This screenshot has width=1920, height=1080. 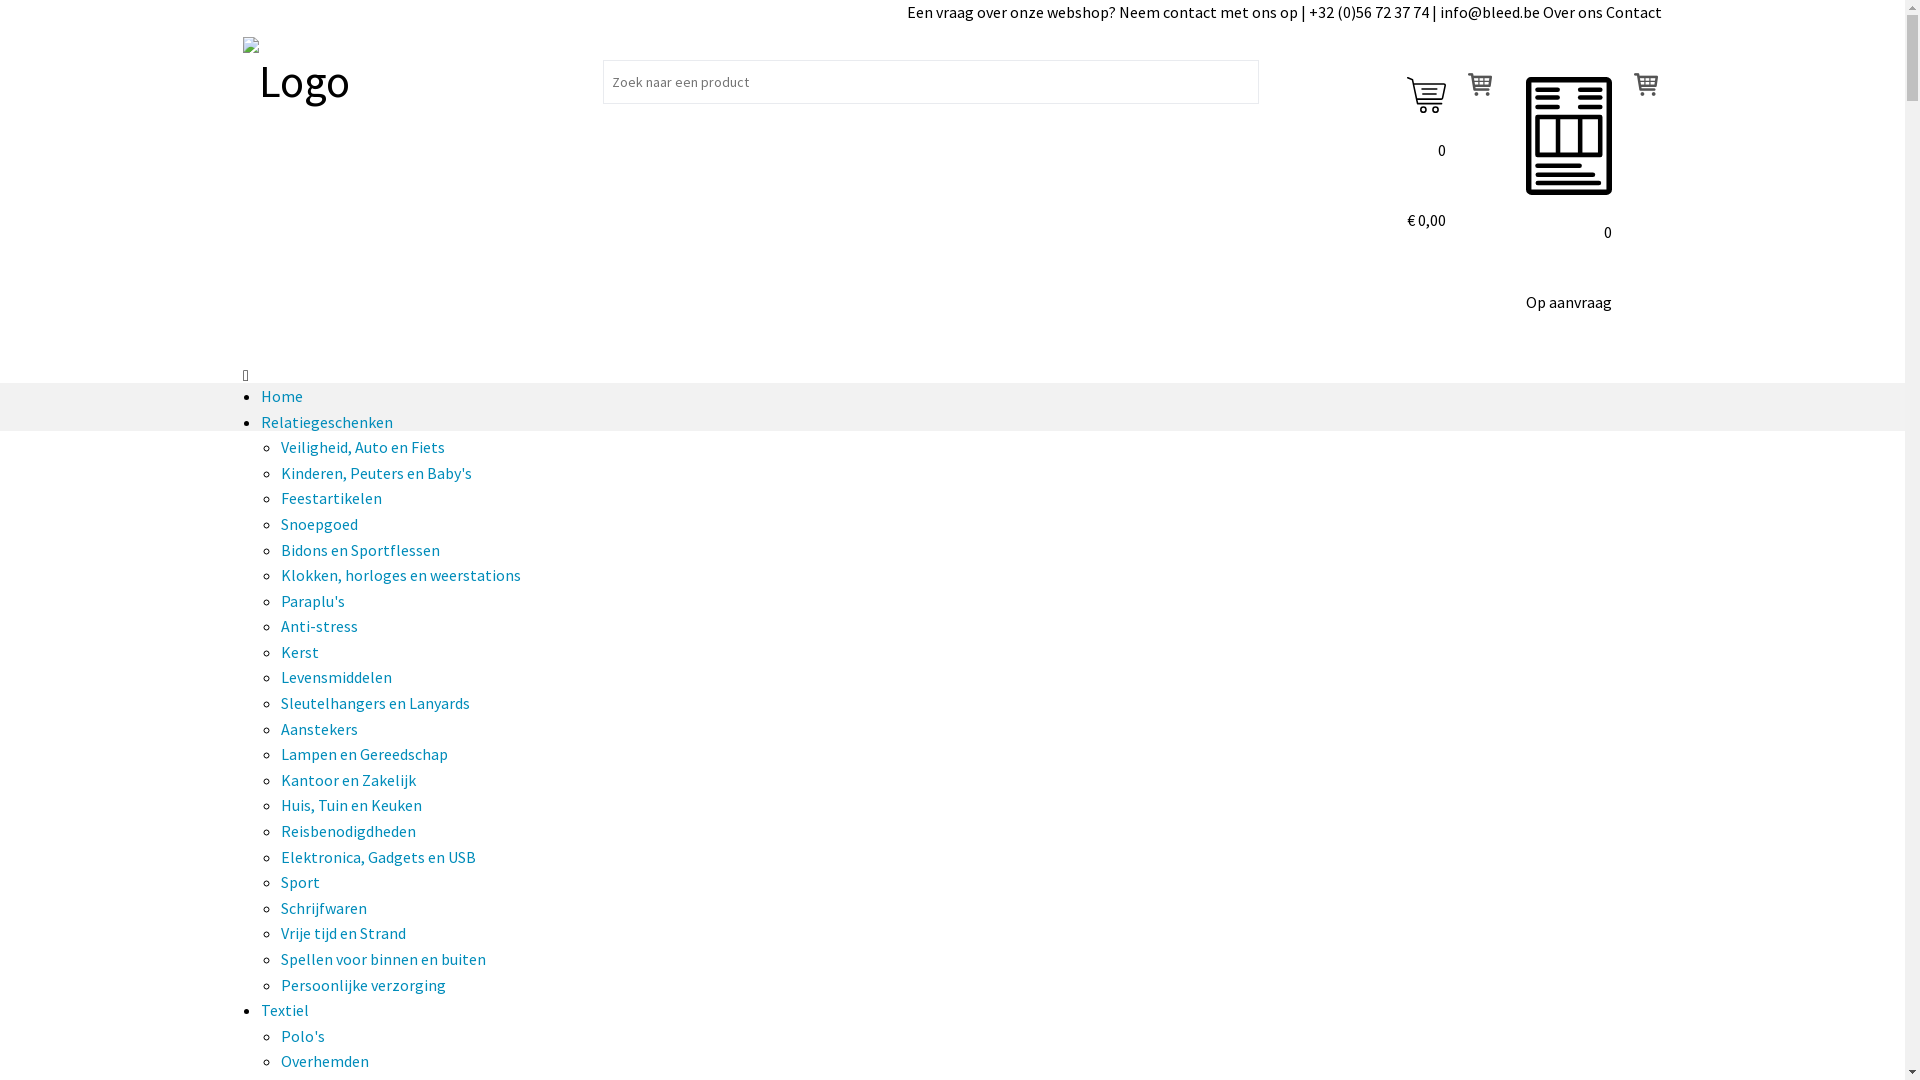 What do you see at coordinates (343, 933) in the screenshot?
I see `'Vrije tijd en Strand'` at bounding box center [343, 933].